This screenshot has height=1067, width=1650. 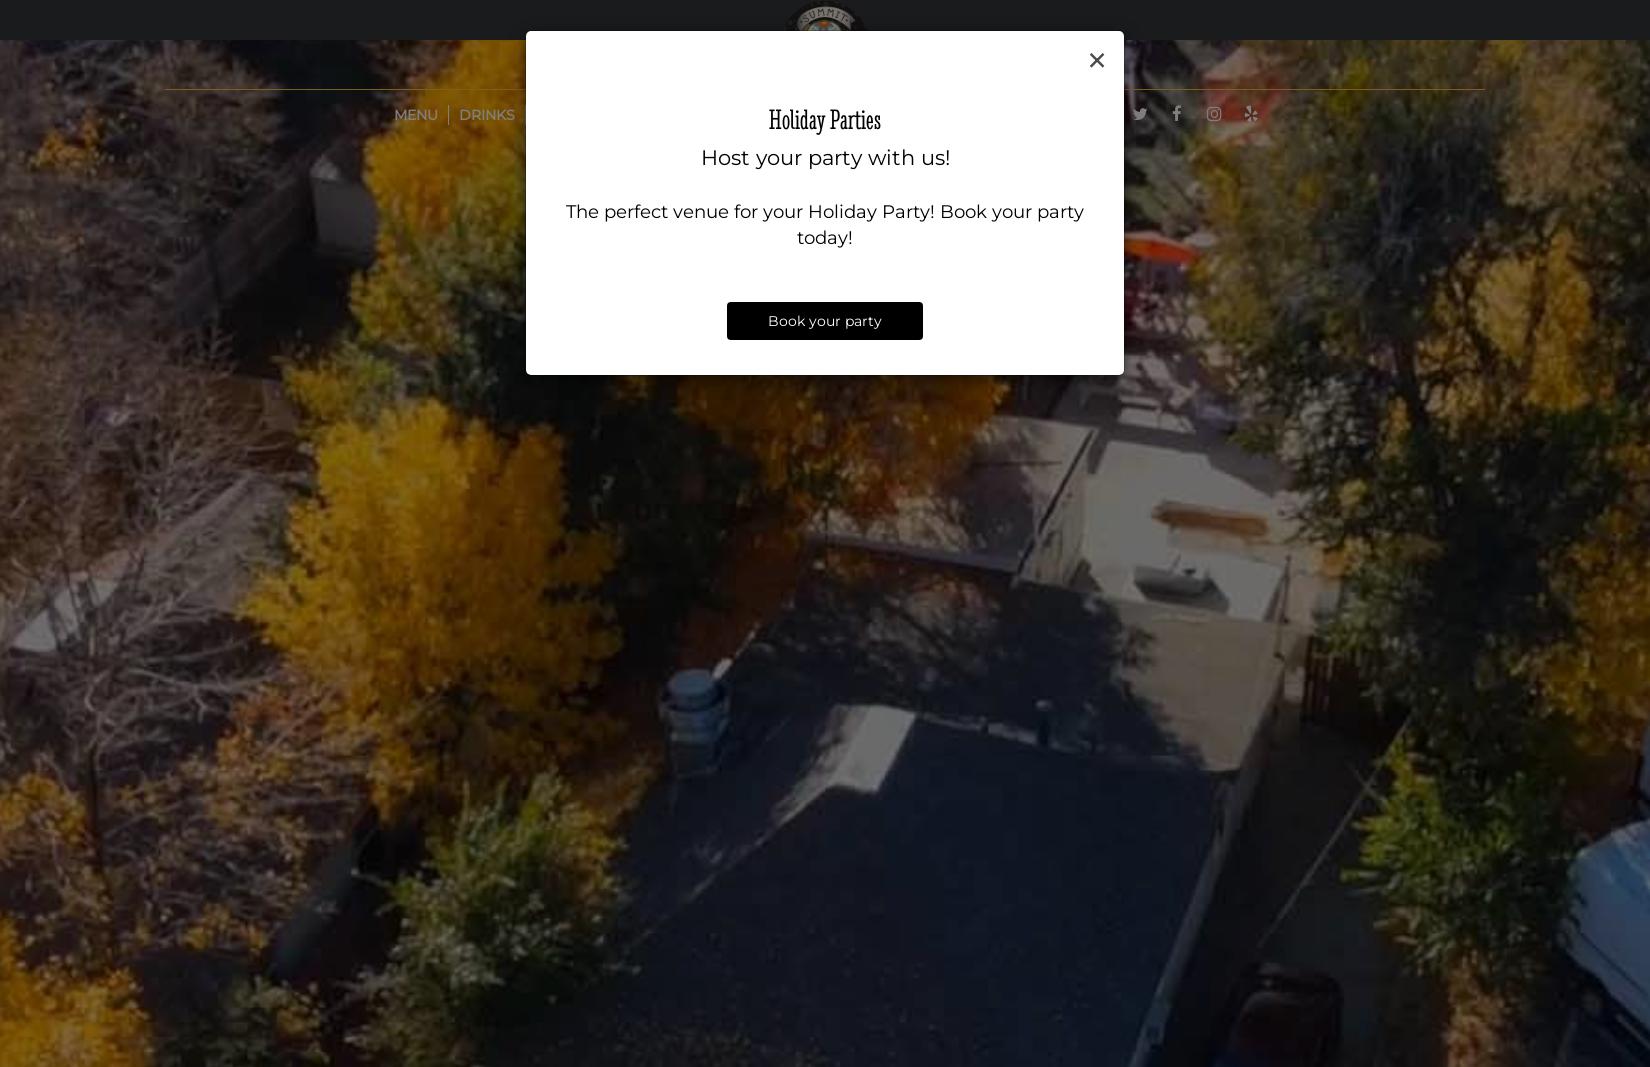 I want to click on 'Host your party with us!', so click(x=823, y=156).